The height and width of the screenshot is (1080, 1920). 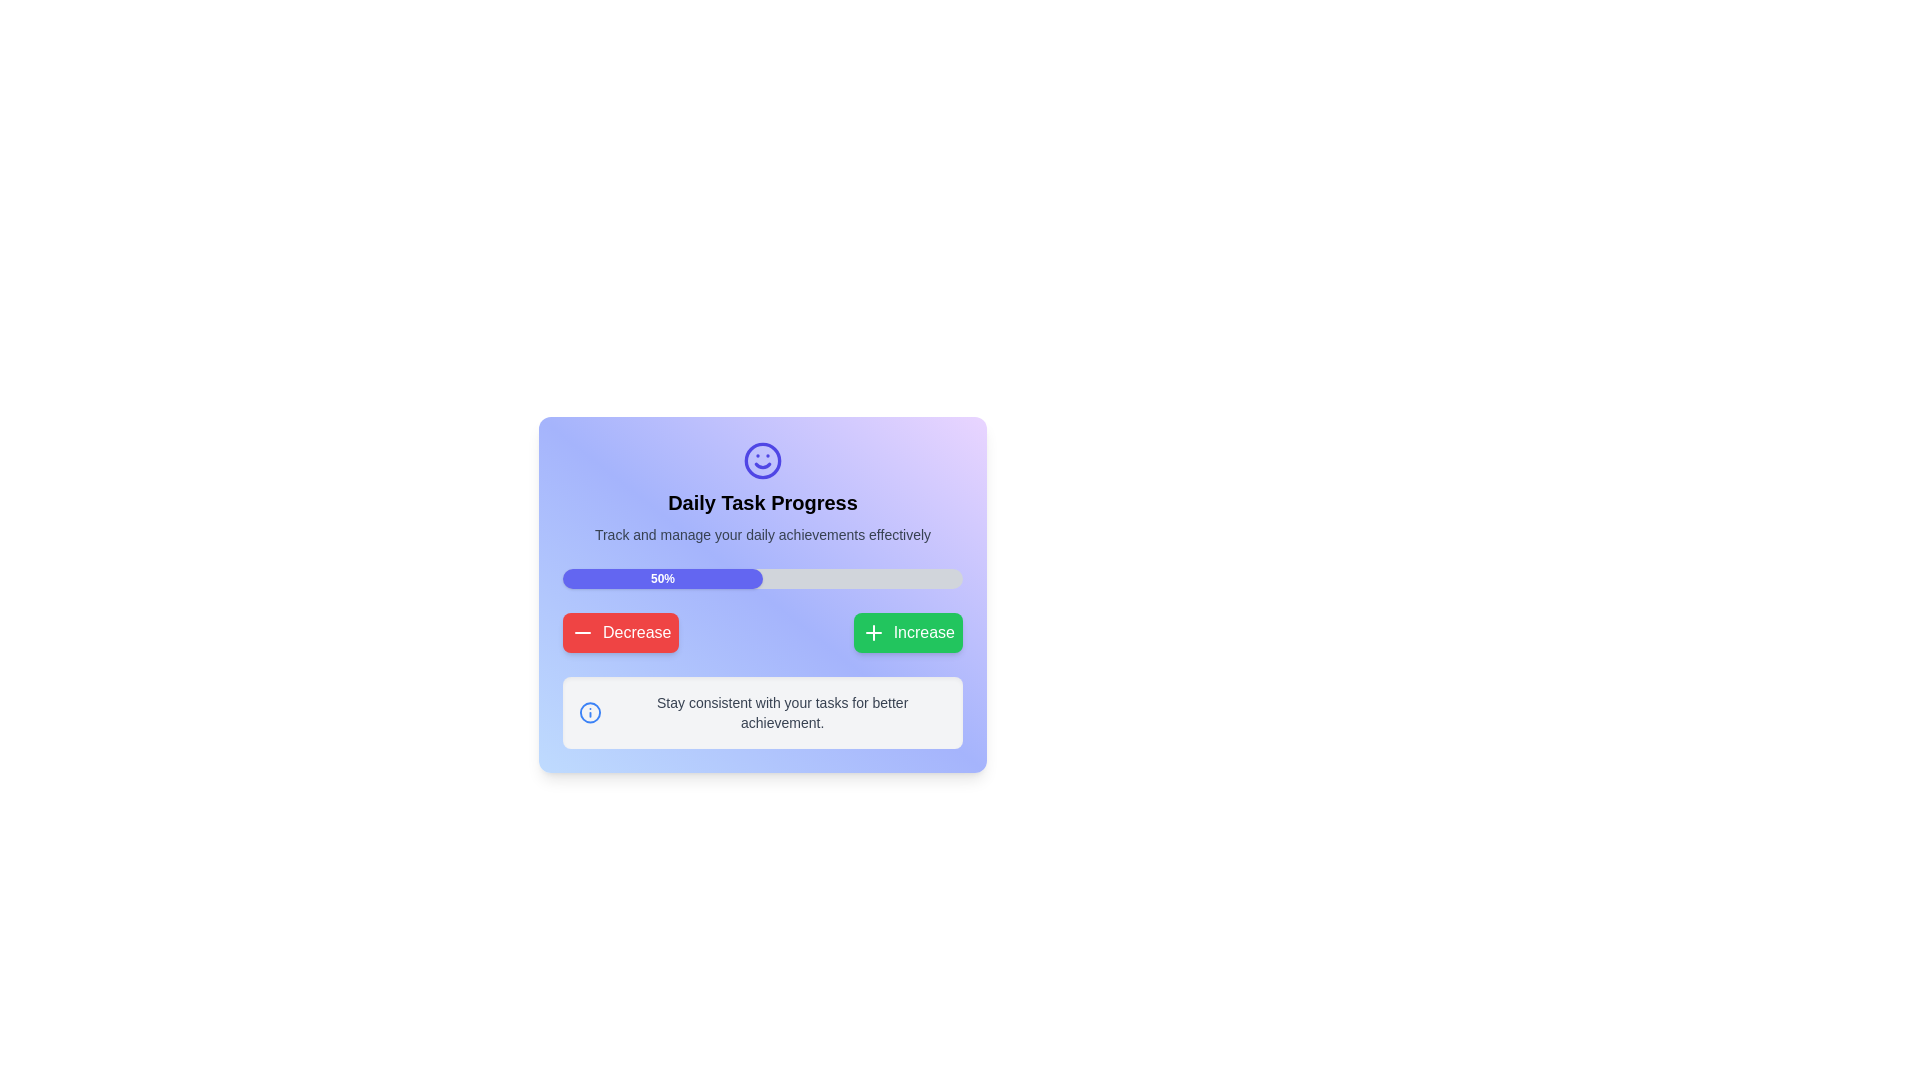 What do you see at coordinates (762, 712) in the screenshot?
I see `text from the Informational box located at the bottom of the card interface, directly beneath the 'Decrease' and 'Increase' buttons` at bounding box center [762, 712].